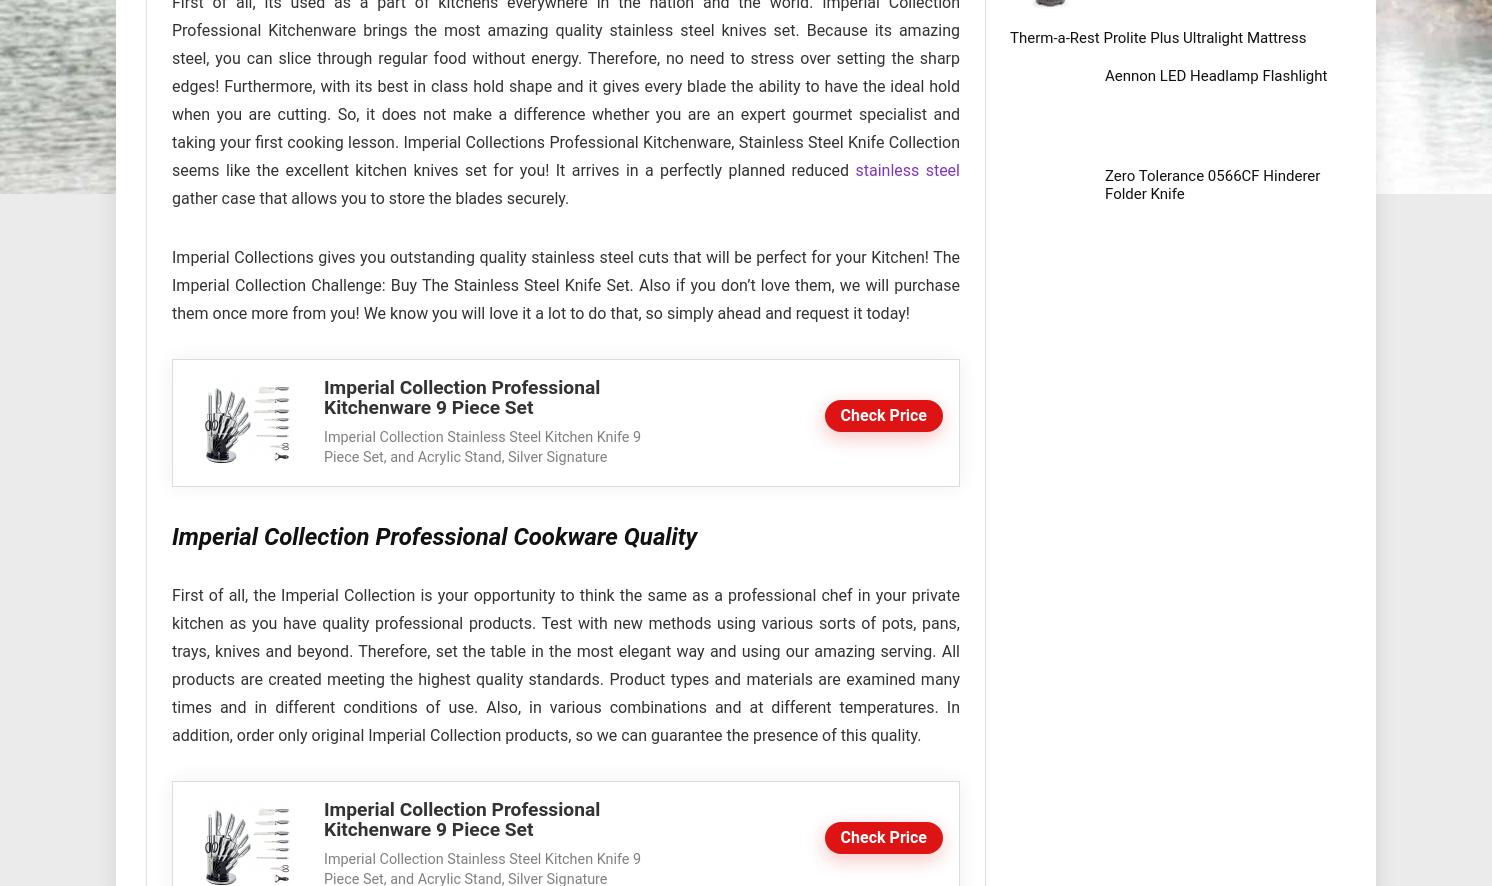 This screenshot has width=1492, height=886. Describe the element at coordinates (565, 664) in the screenshot. I see `'First of all, the Imperial Collection is your opportunity to think the same as a professional chef in your private kitchen as you have quality professional products. Test with new methods using various sorts of pots, pans, trays, knives and beyond. Therefore, set the table in the most elegant way and using our amazing serving. All products are created meeting the highest quality standards. Product types and materials are examined many times and in different conditions of use. Also, in various combinations and at different temperatures. In addition, order only original Imperial Collection products, so we can guarantee the presence of this quality.'` at that location.